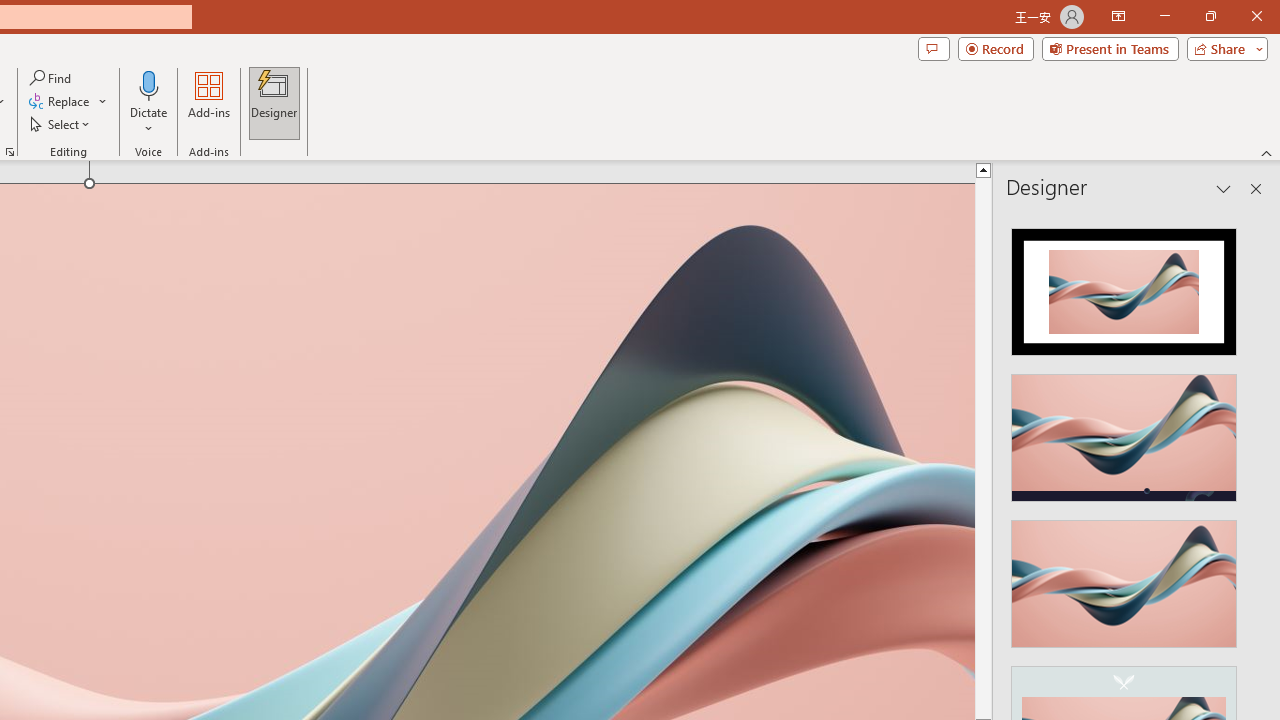 This screenshot has width=1280, height=720. I want to click on 'Recommended Design: Design Idea', so click(1124, 286).